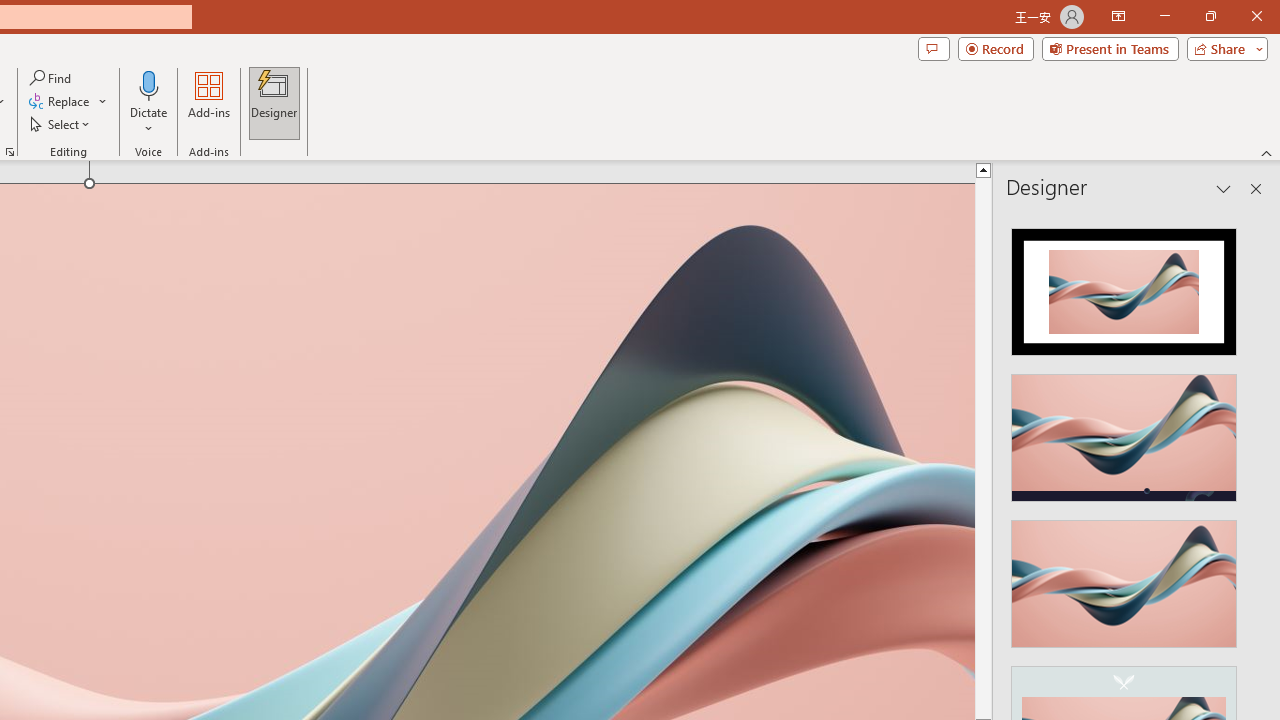 This screenshot has width=1280, height=720. I want to click on 'Recommended Design: Design Idea', so click(1124, 286).